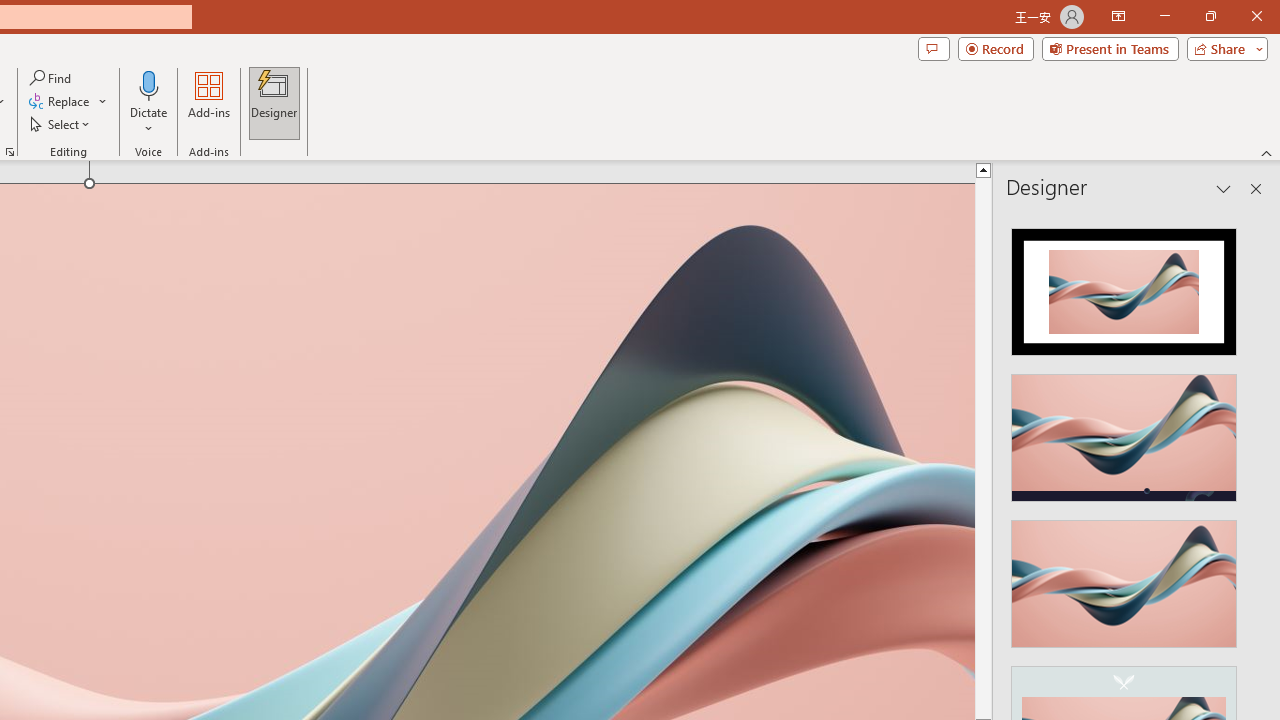 This screenshot has width=1280, height=720. I want to click on 'Recommended Design: Design Idea', so click(1124, 286).